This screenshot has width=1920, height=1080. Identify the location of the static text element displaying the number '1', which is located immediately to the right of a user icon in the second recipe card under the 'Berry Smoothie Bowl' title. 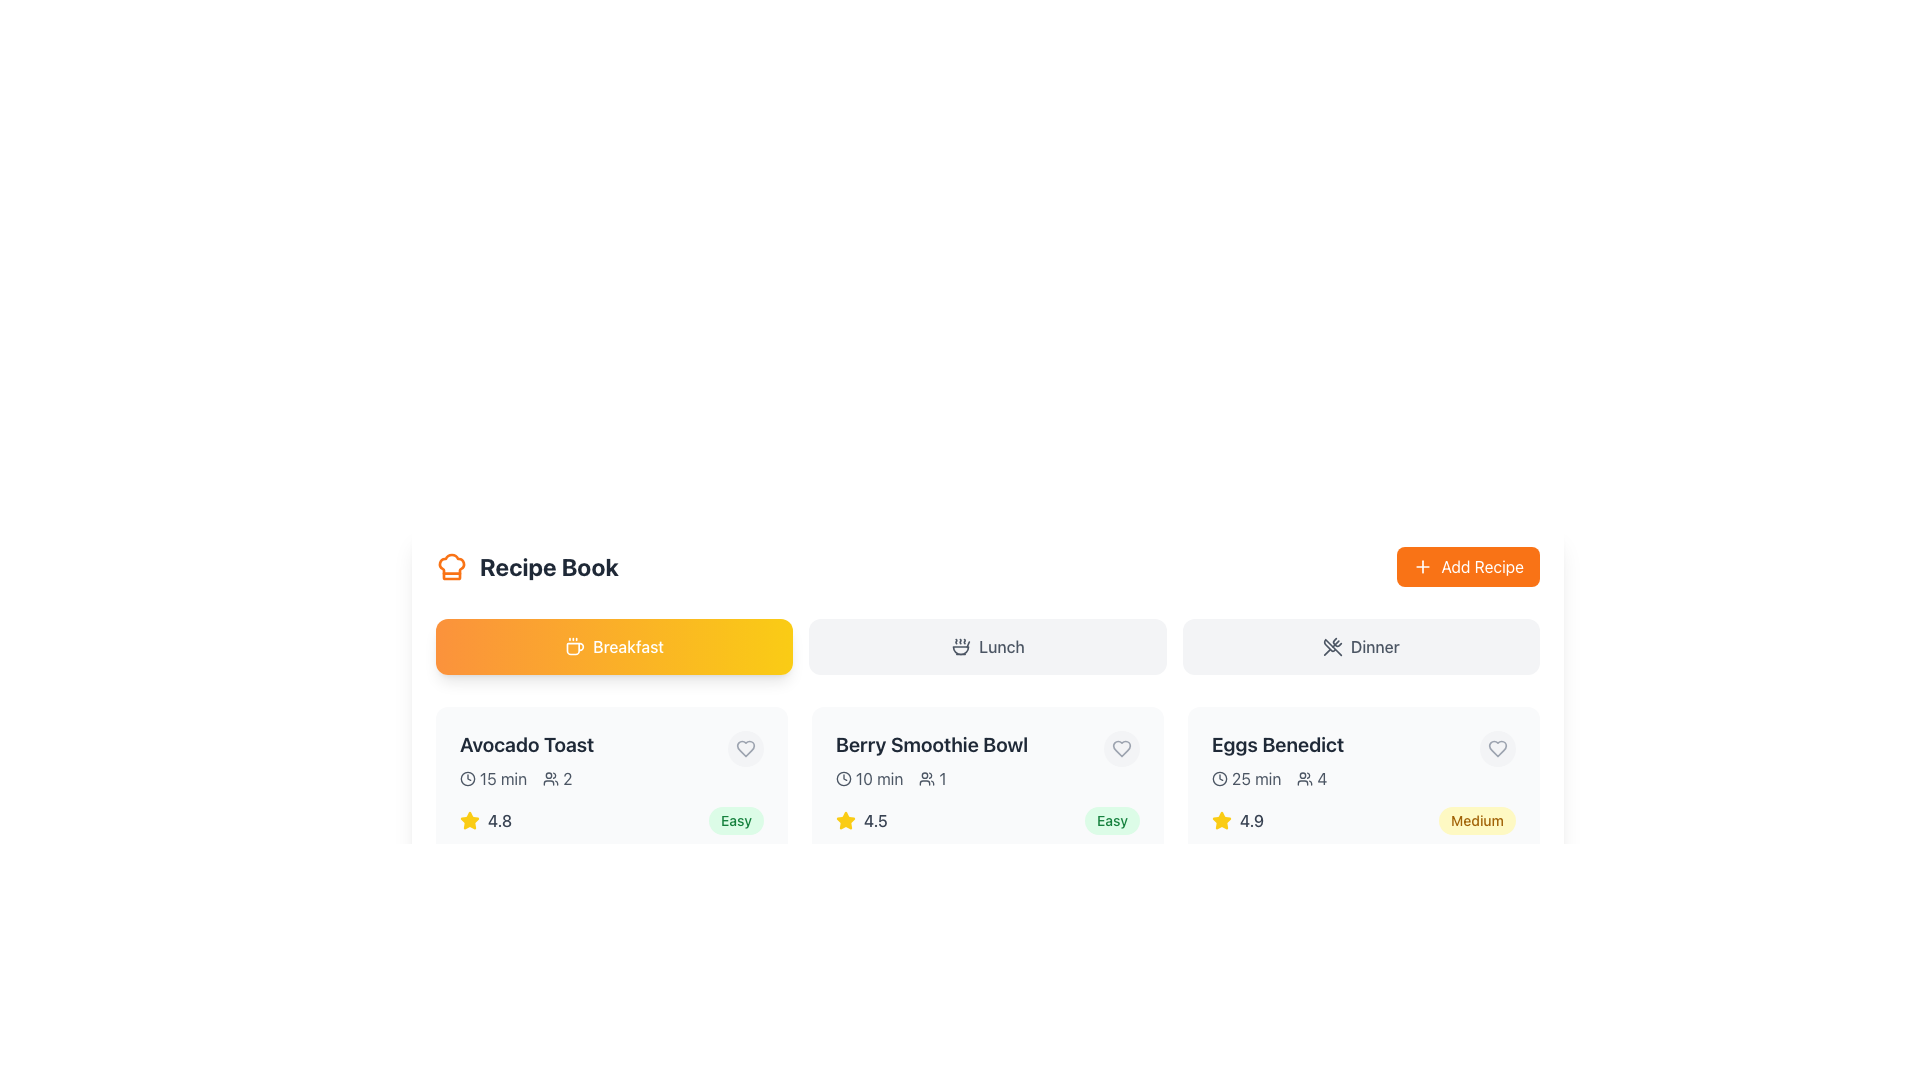
(941, 778).